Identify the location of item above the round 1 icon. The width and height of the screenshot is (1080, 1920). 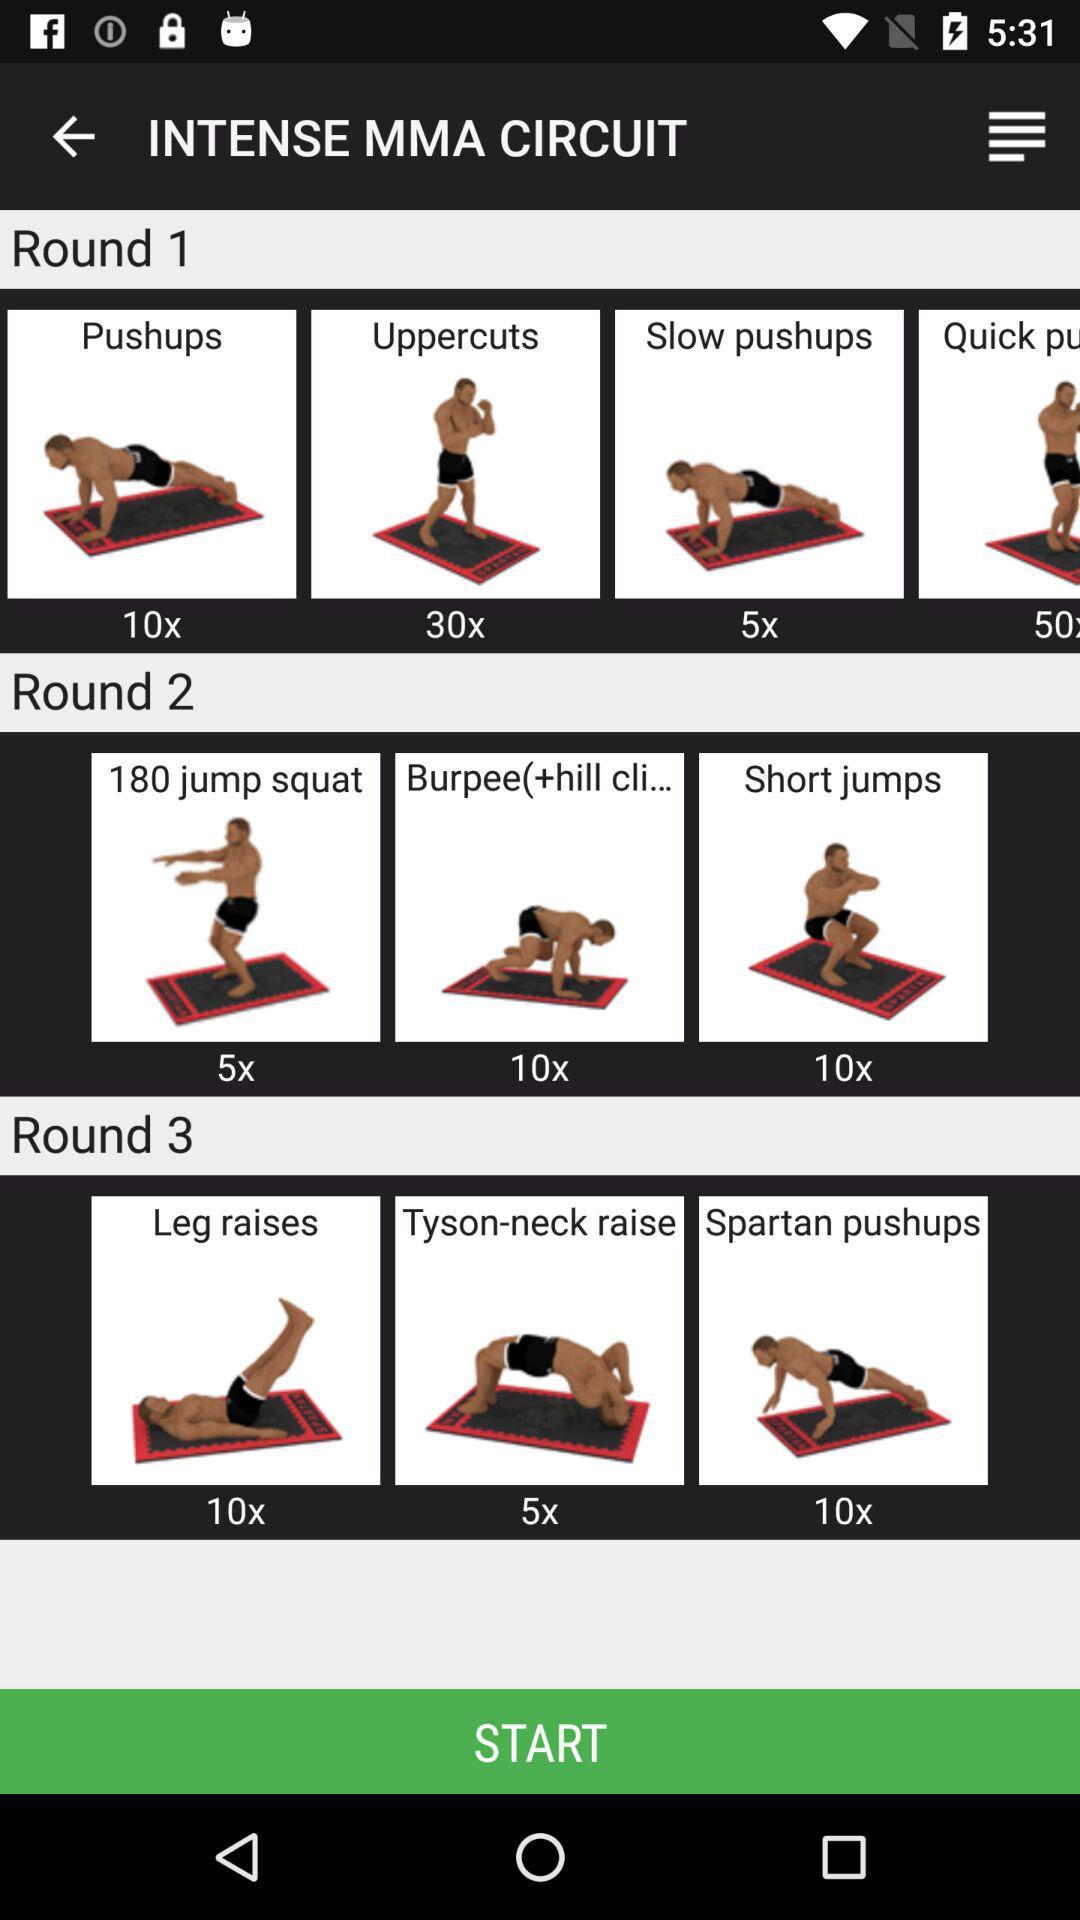
(72, 135).